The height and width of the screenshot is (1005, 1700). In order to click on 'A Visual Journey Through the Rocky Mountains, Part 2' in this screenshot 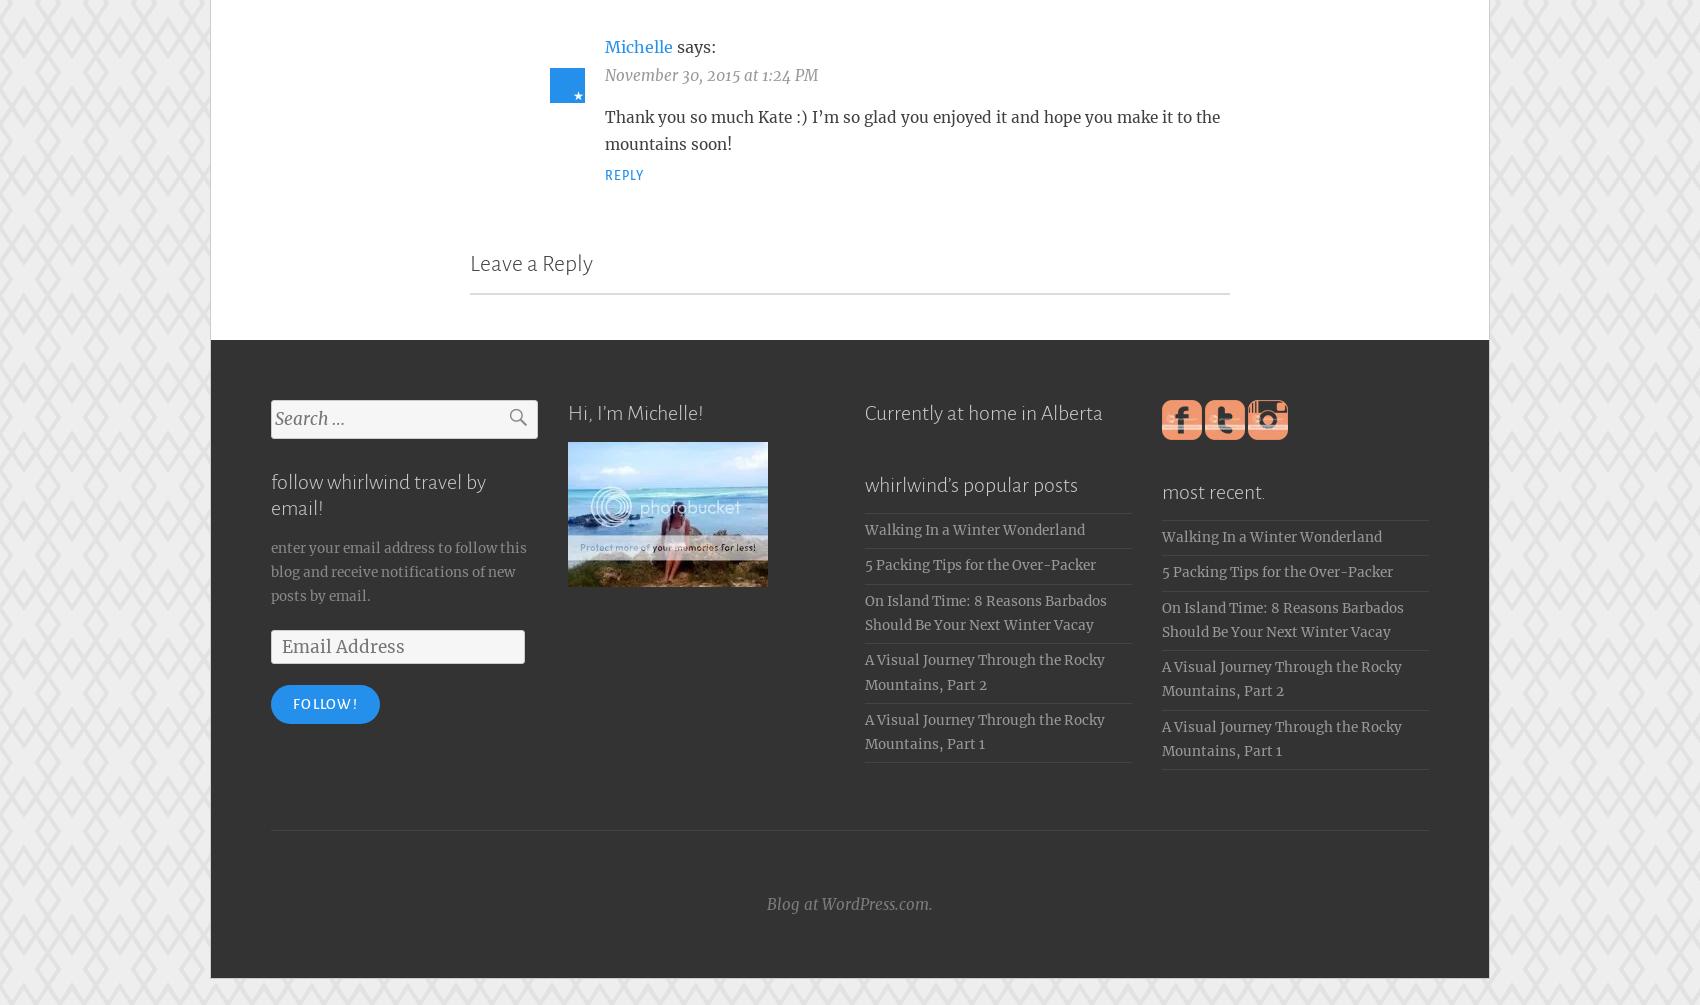, I will do `click(983, 666)`.